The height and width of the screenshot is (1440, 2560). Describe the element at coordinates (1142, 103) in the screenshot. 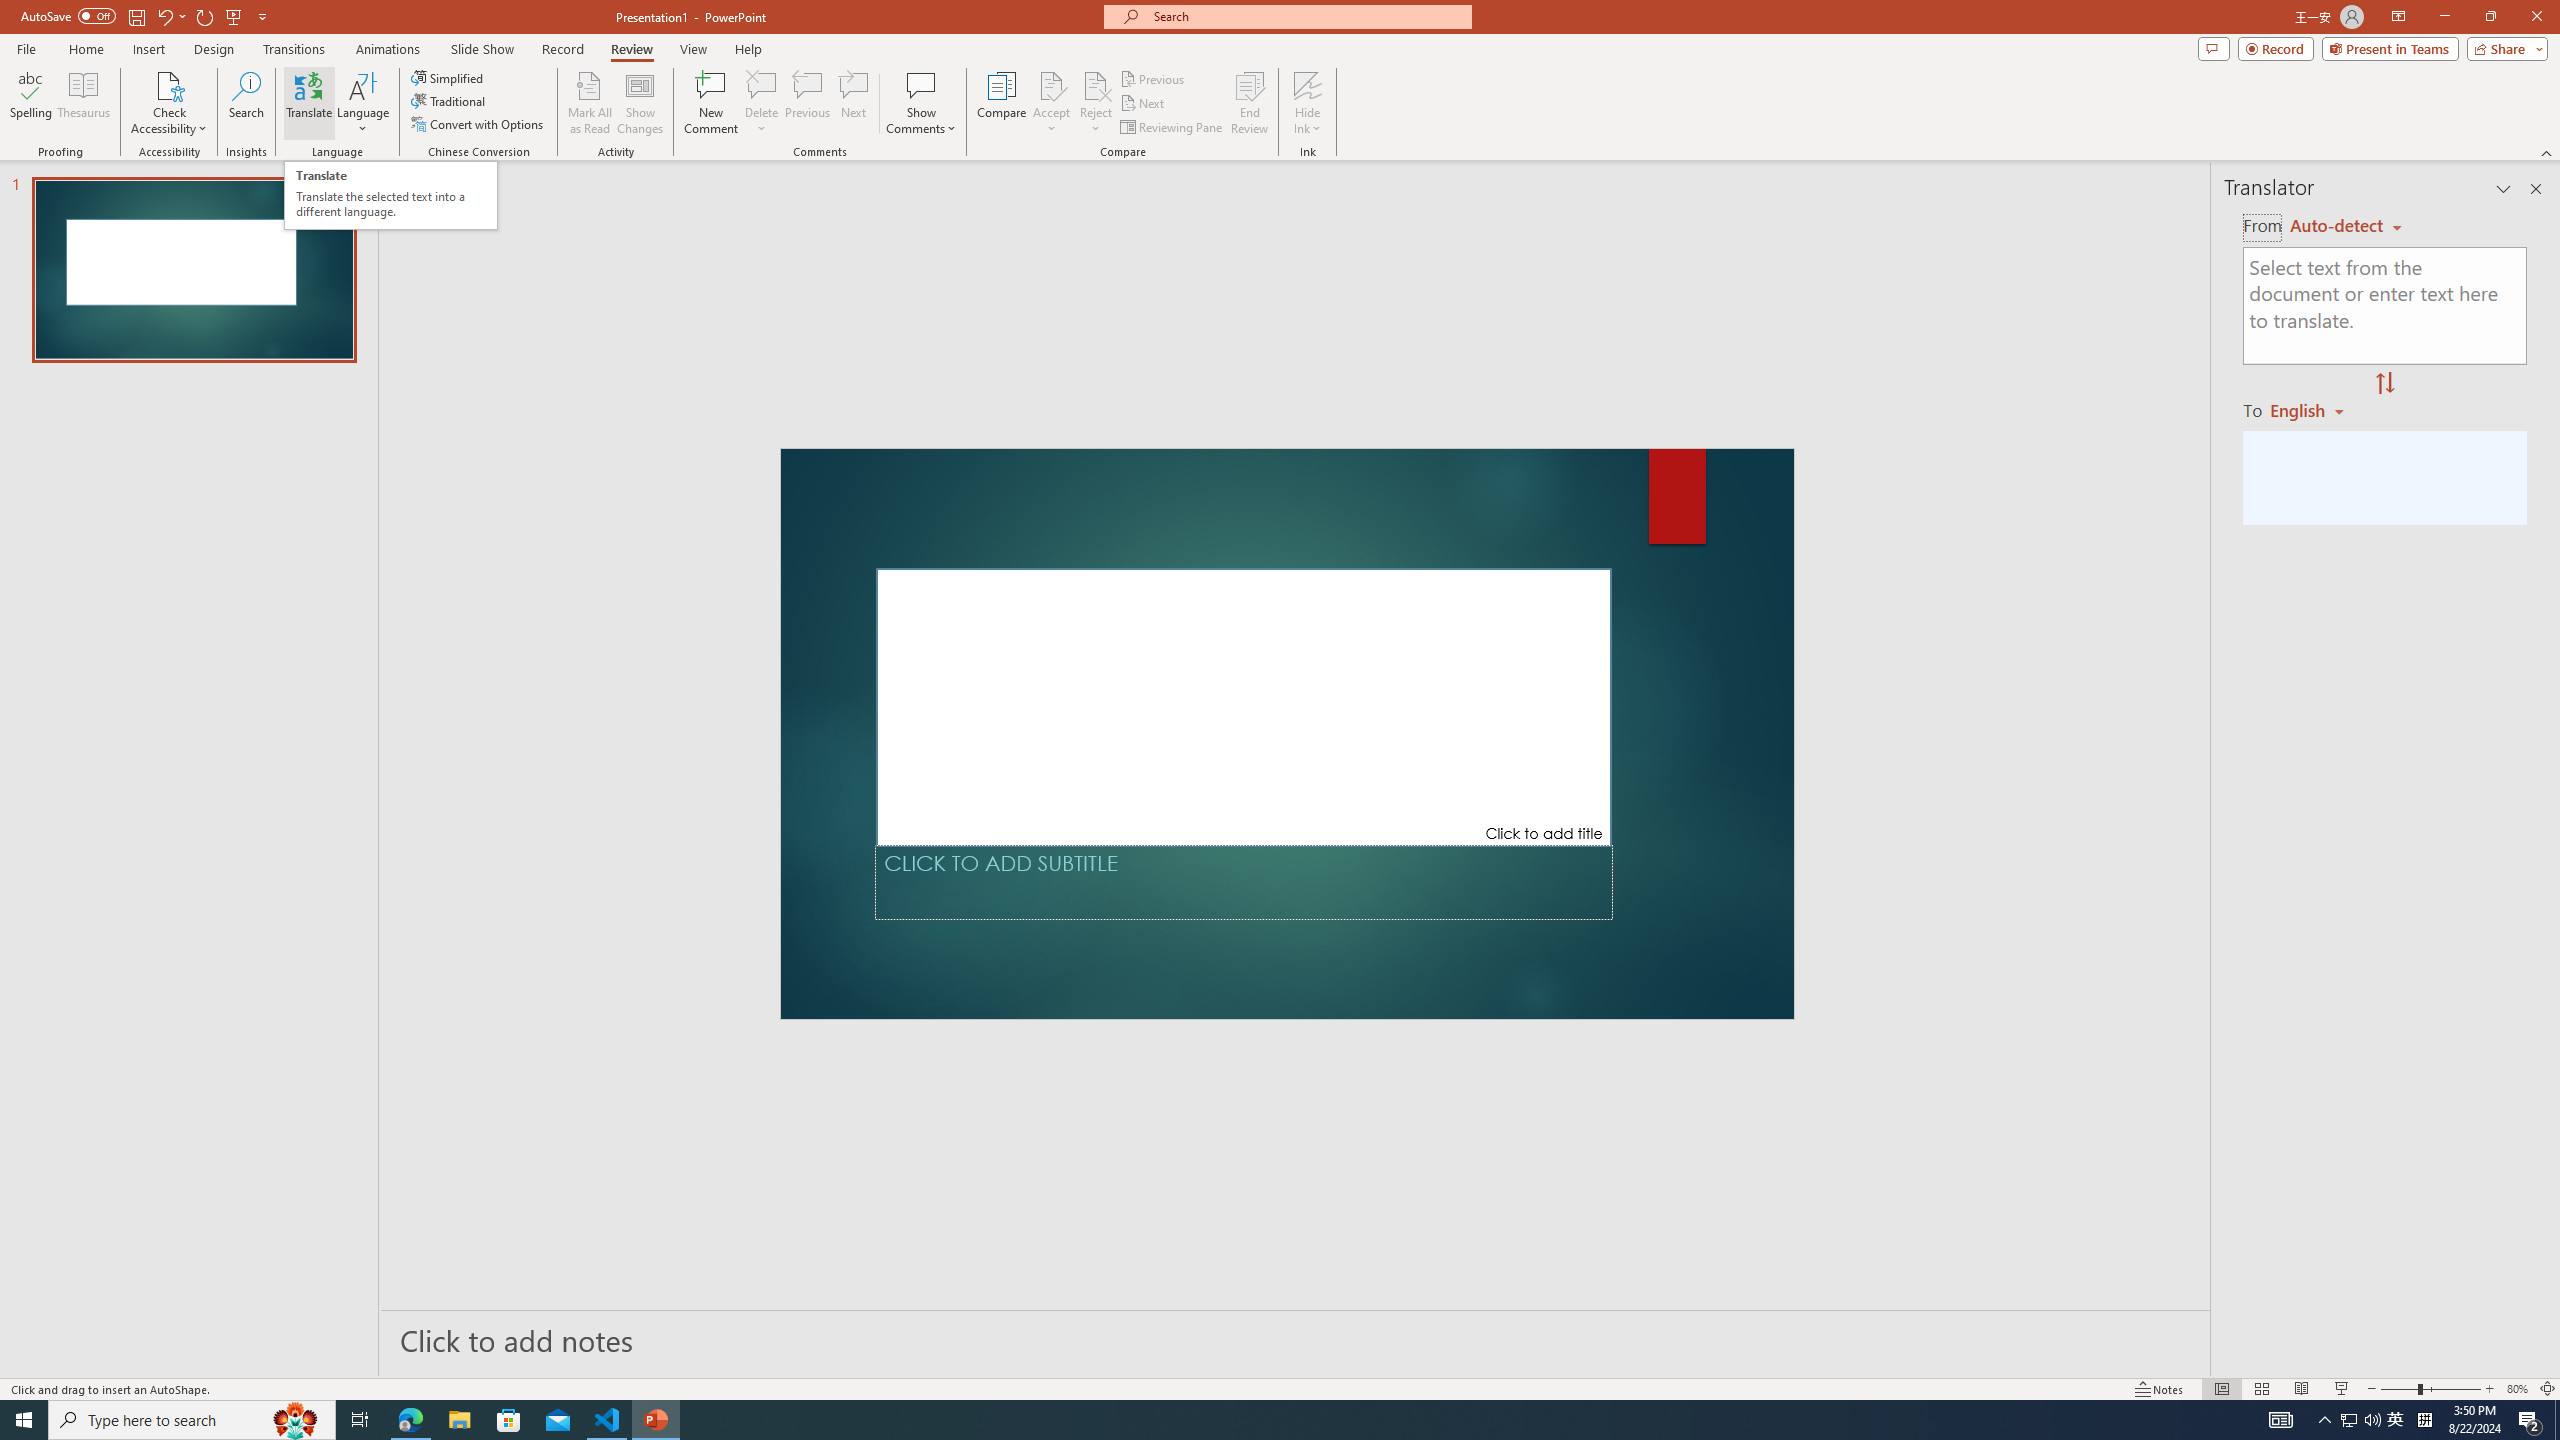

I see `'Next'` at that location.